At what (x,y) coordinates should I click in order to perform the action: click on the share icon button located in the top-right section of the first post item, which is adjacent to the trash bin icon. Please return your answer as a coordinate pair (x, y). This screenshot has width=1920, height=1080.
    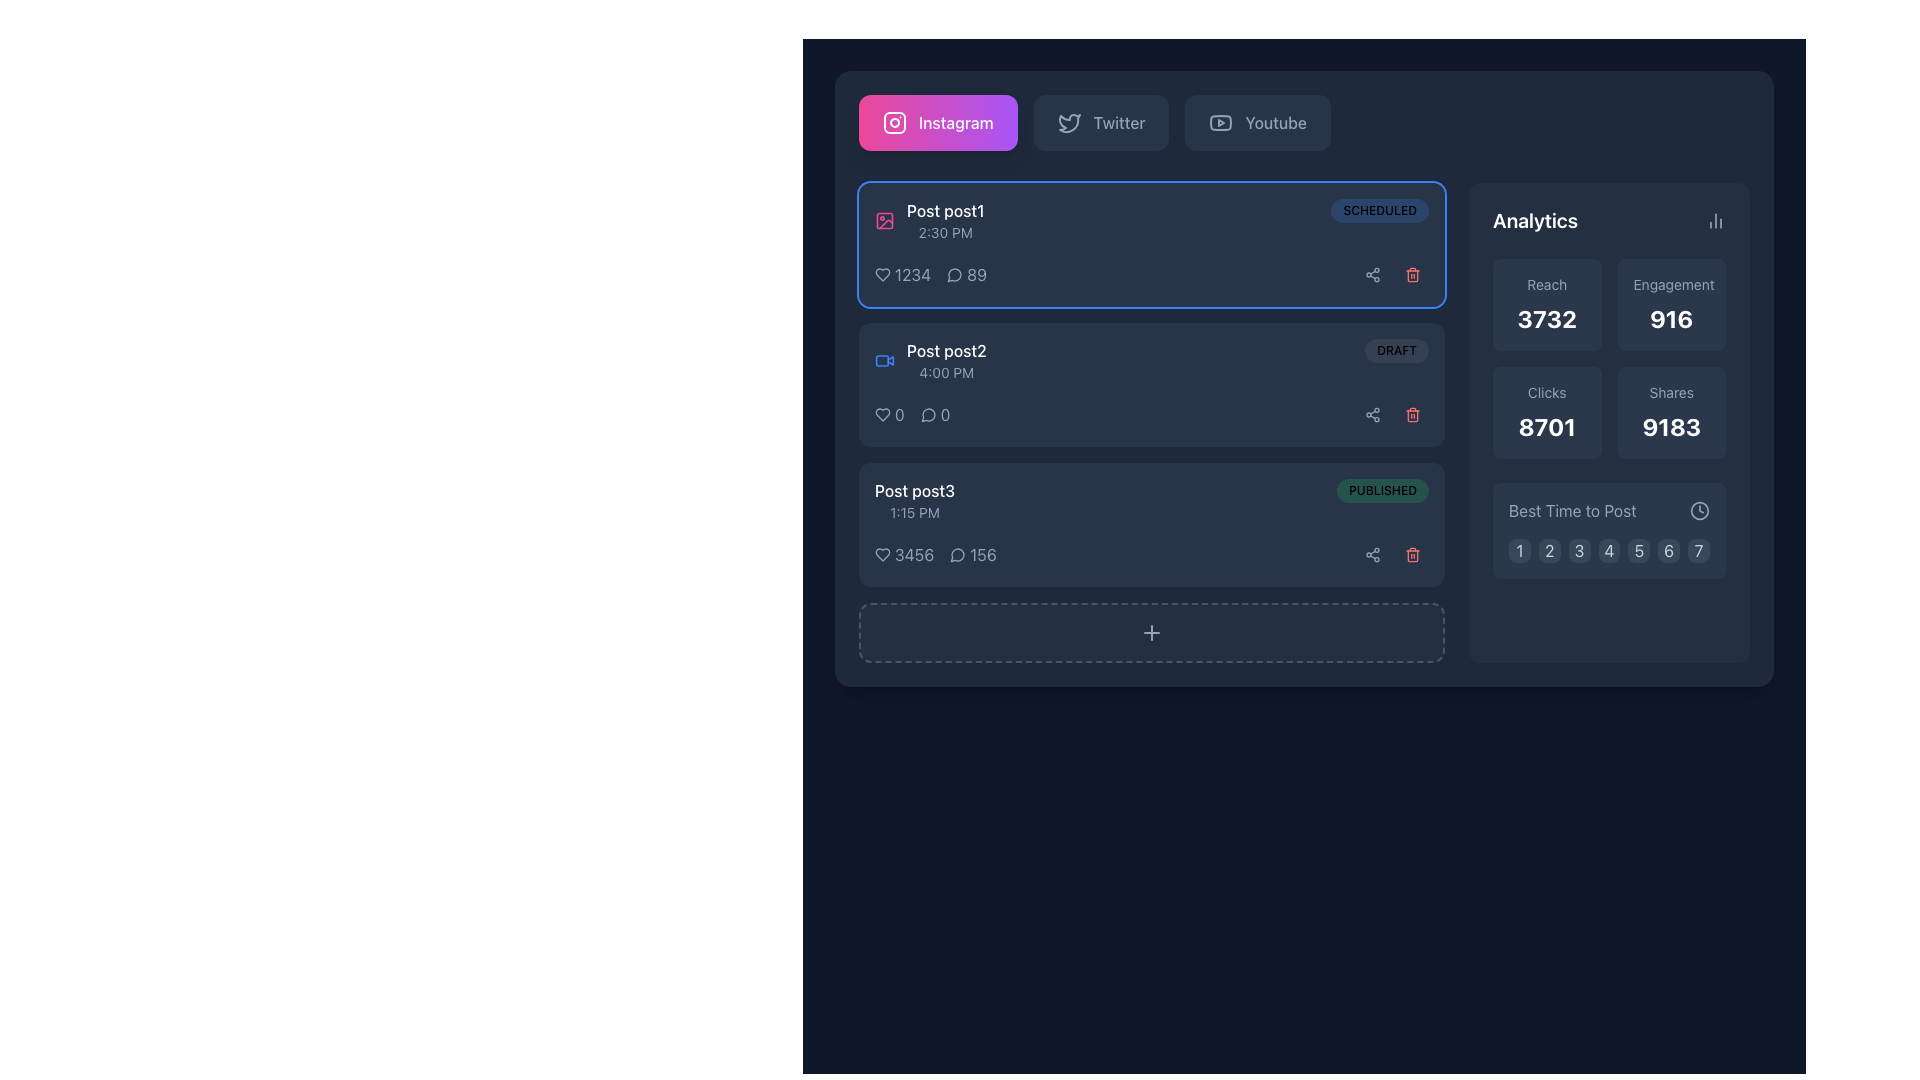
    Looking at the image, I should click on (1371, 274).